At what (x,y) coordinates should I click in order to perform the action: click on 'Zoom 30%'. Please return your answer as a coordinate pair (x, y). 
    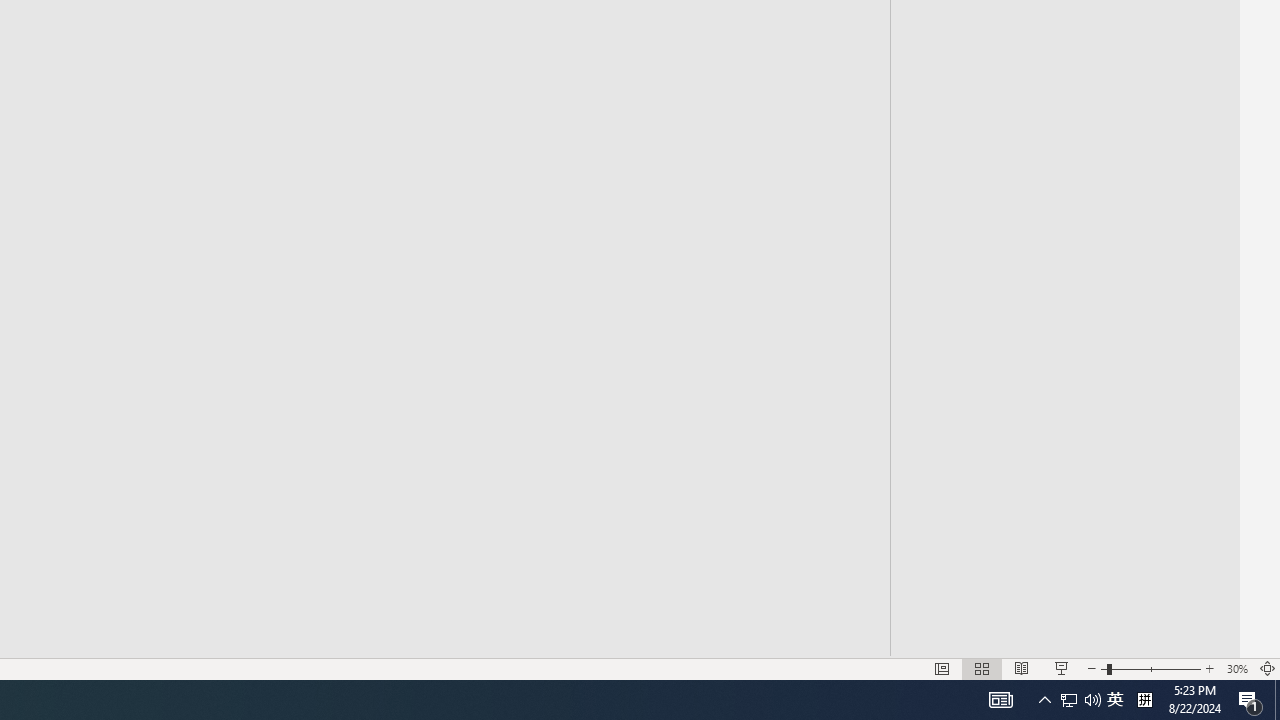
    Looking at the image, I should click on (1236, 669).